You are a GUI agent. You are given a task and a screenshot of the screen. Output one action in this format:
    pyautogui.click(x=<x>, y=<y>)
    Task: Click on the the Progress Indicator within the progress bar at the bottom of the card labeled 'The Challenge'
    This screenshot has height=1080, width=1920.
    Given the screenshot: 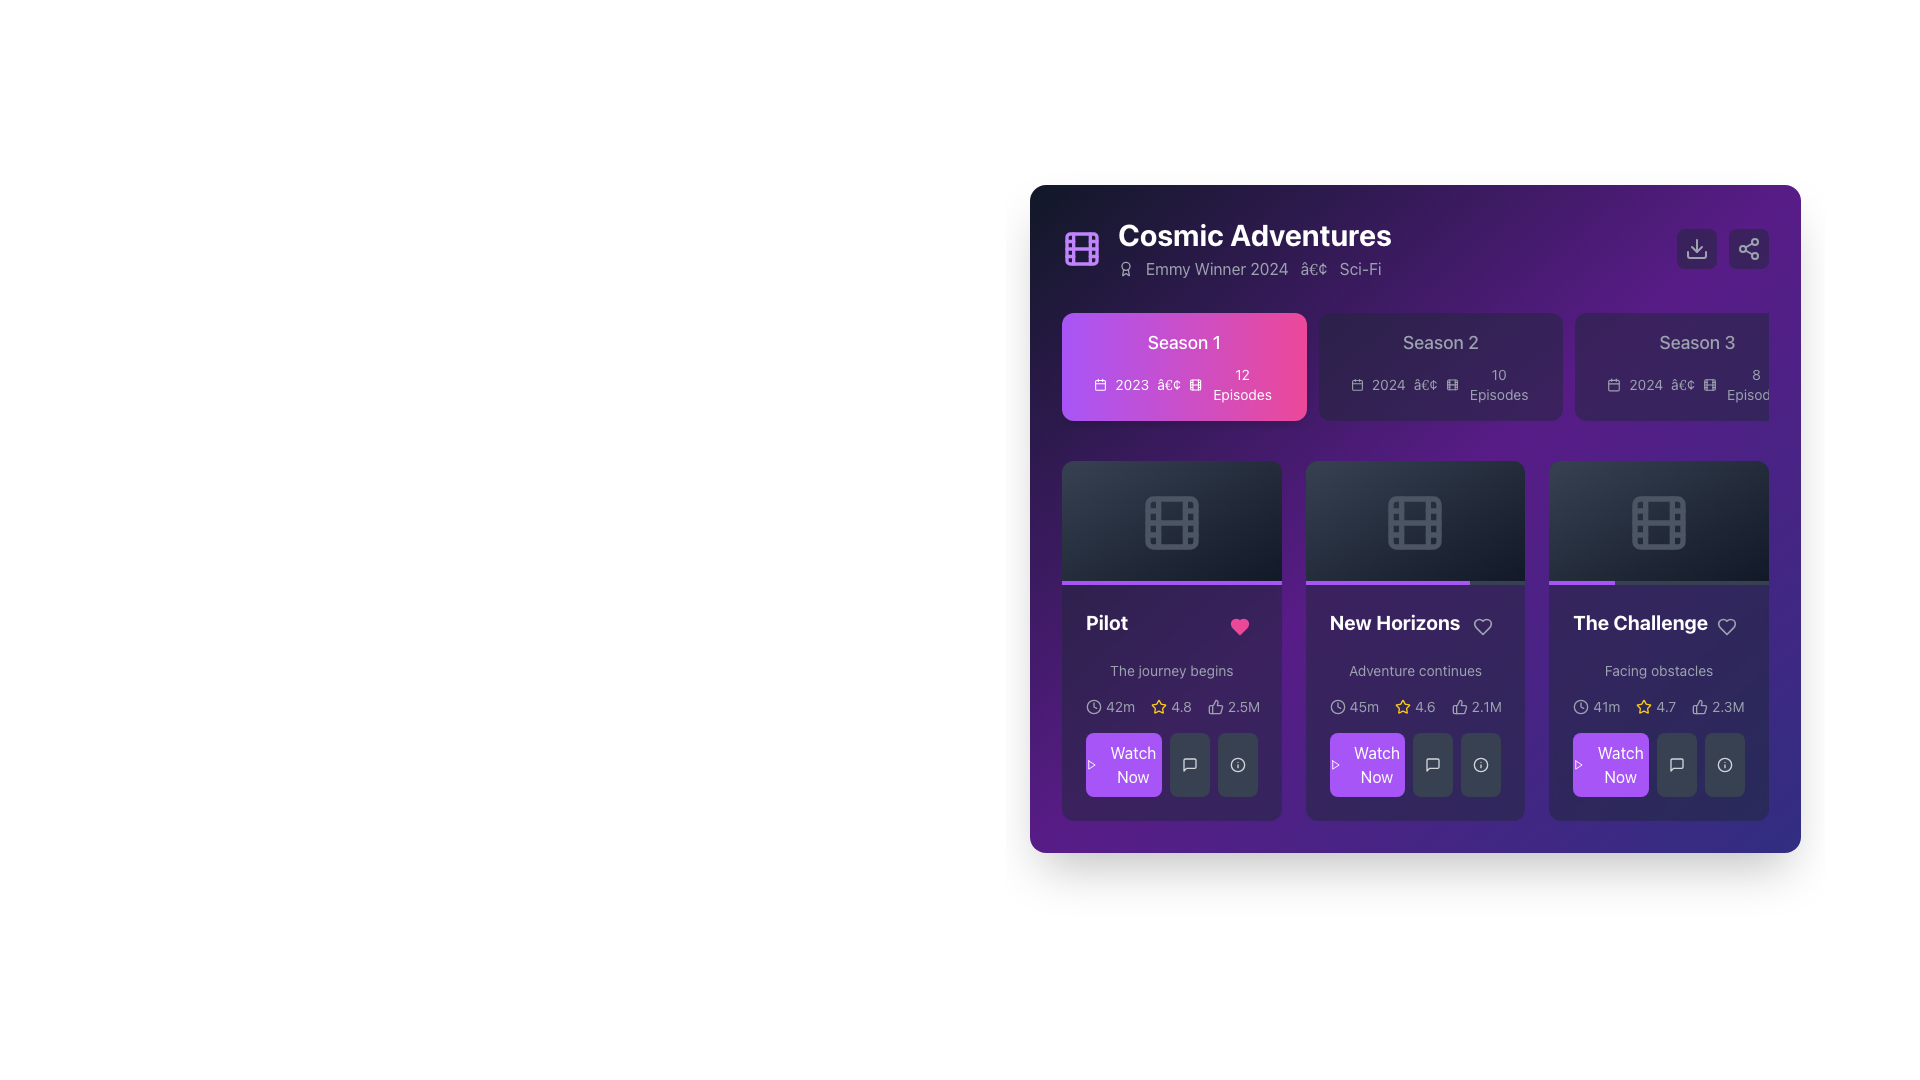 What is the action you would take?
    pyautogui.click(x=1581, y=582)
    